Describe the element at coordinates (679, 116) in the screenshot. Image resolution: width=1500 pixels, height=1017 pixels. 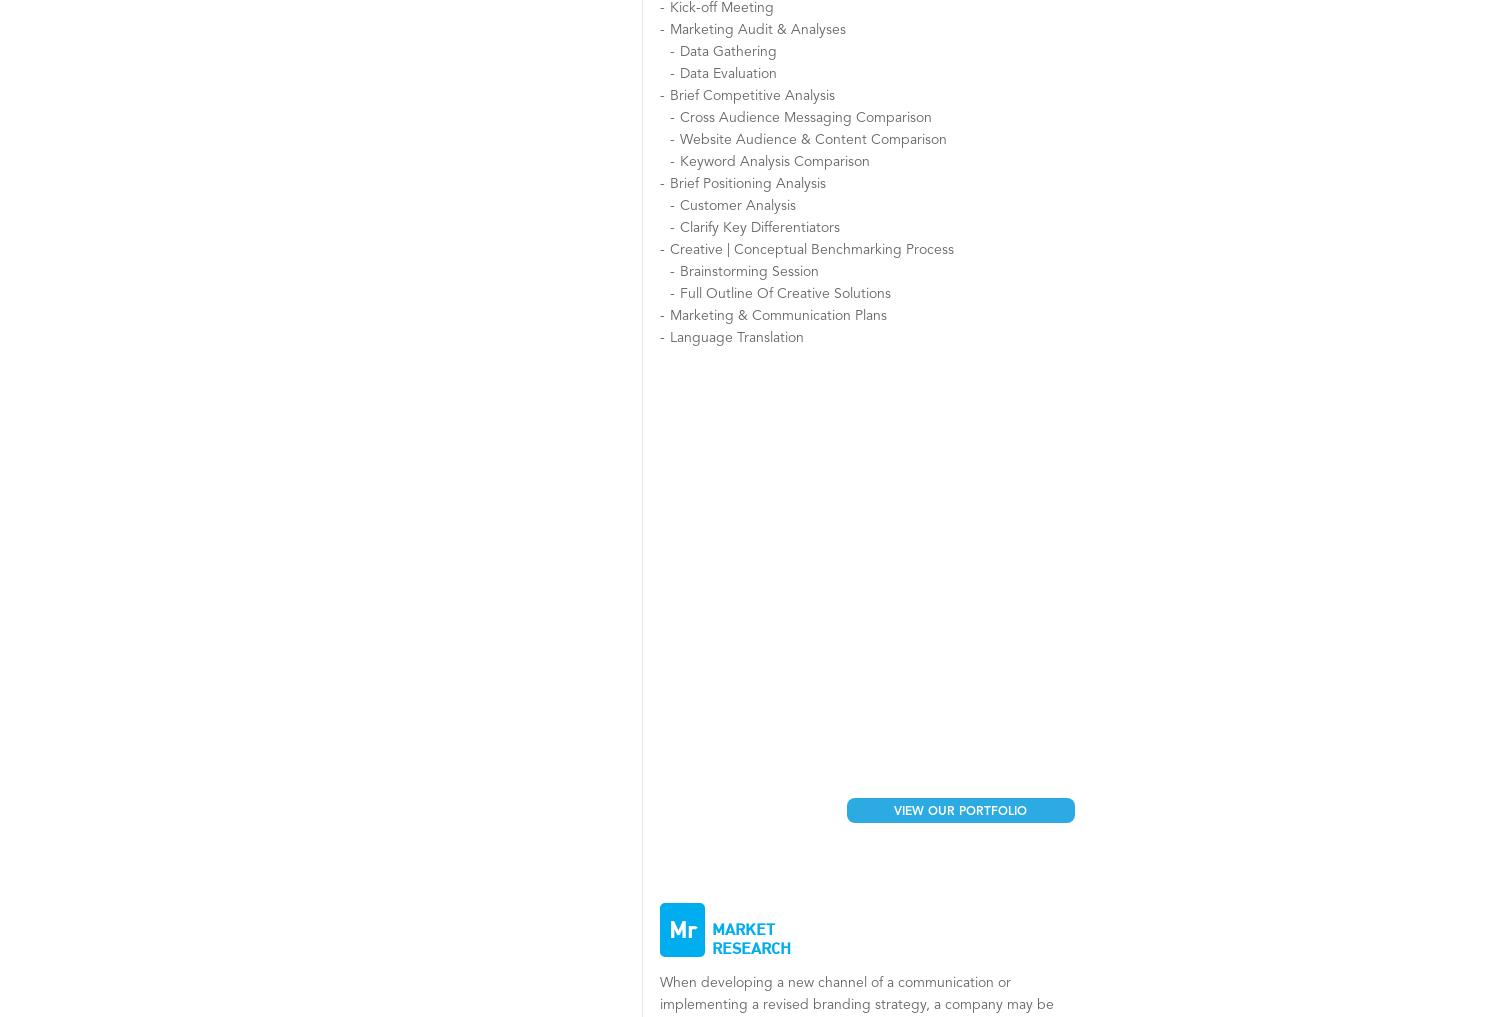
I see `'Cross Audience Messaging Comparison'` at that location.